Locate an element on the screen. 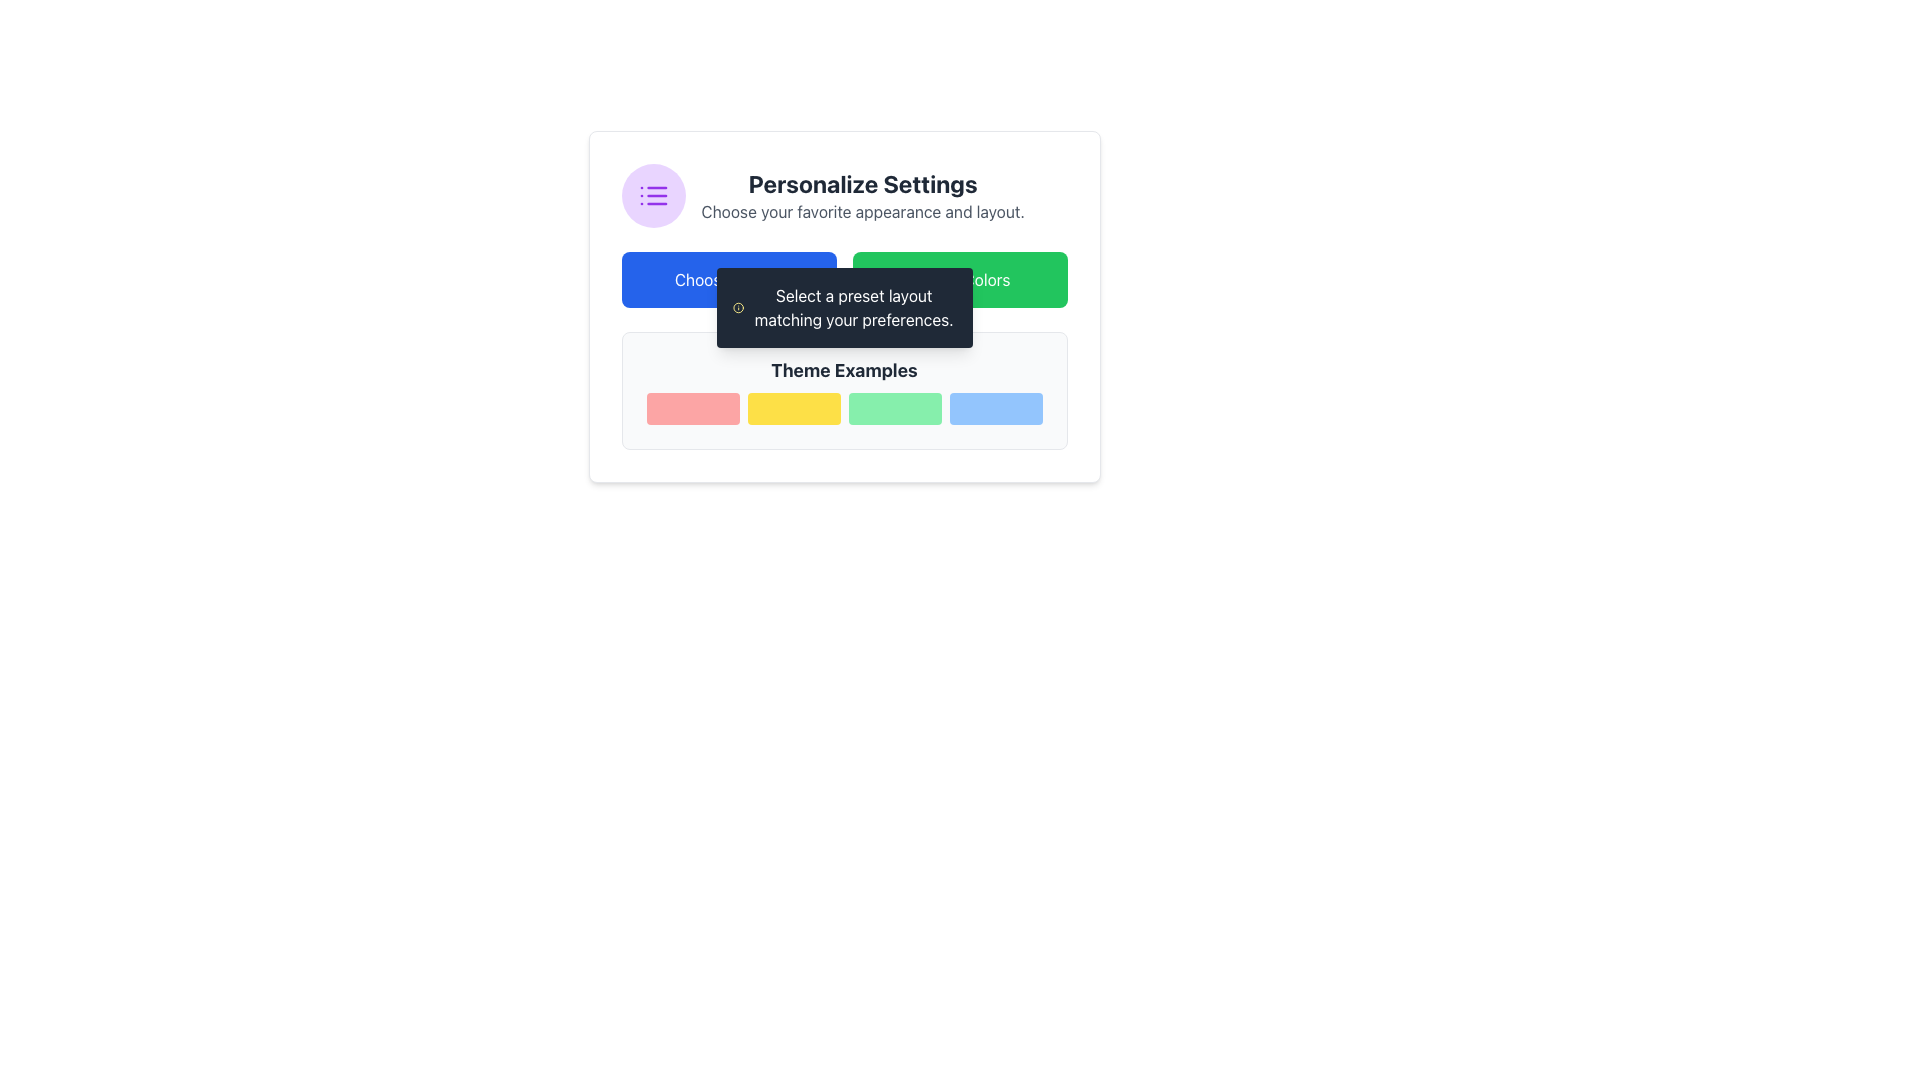 This screenshot has width=1920, height=1080. the bright red rectangular panel with rounded corners, which is the leftmost element in a row of four colored blocks is located at coordinates (692, 407).